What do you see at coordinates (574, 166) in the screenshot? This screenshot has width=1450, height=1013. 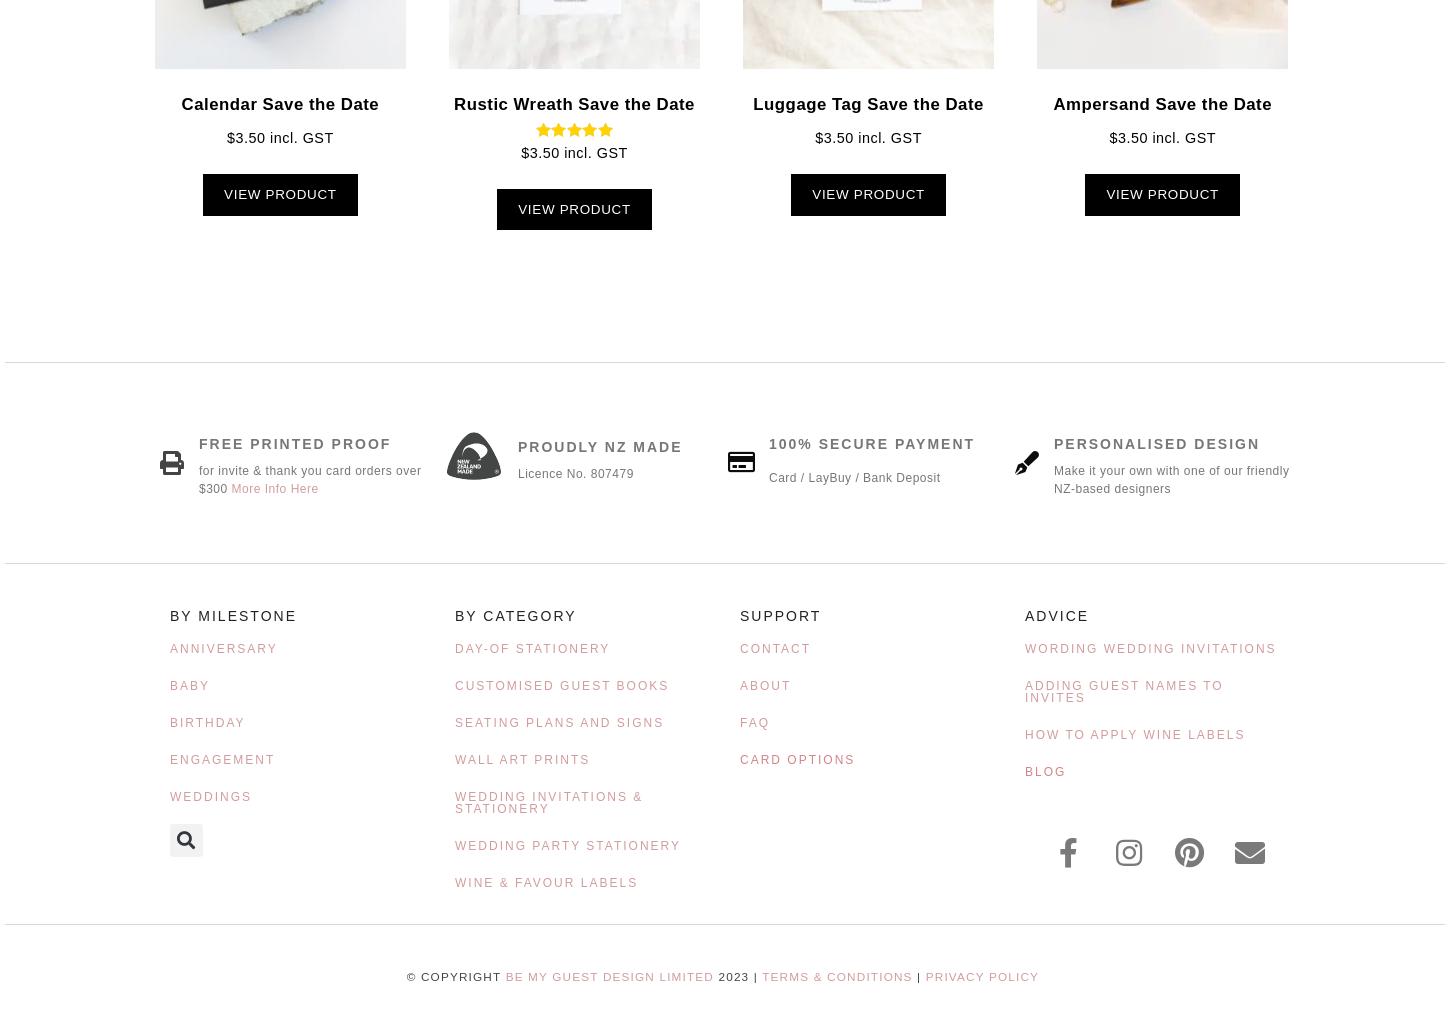 I see `'5.00'` at bounding box center [574, 166].